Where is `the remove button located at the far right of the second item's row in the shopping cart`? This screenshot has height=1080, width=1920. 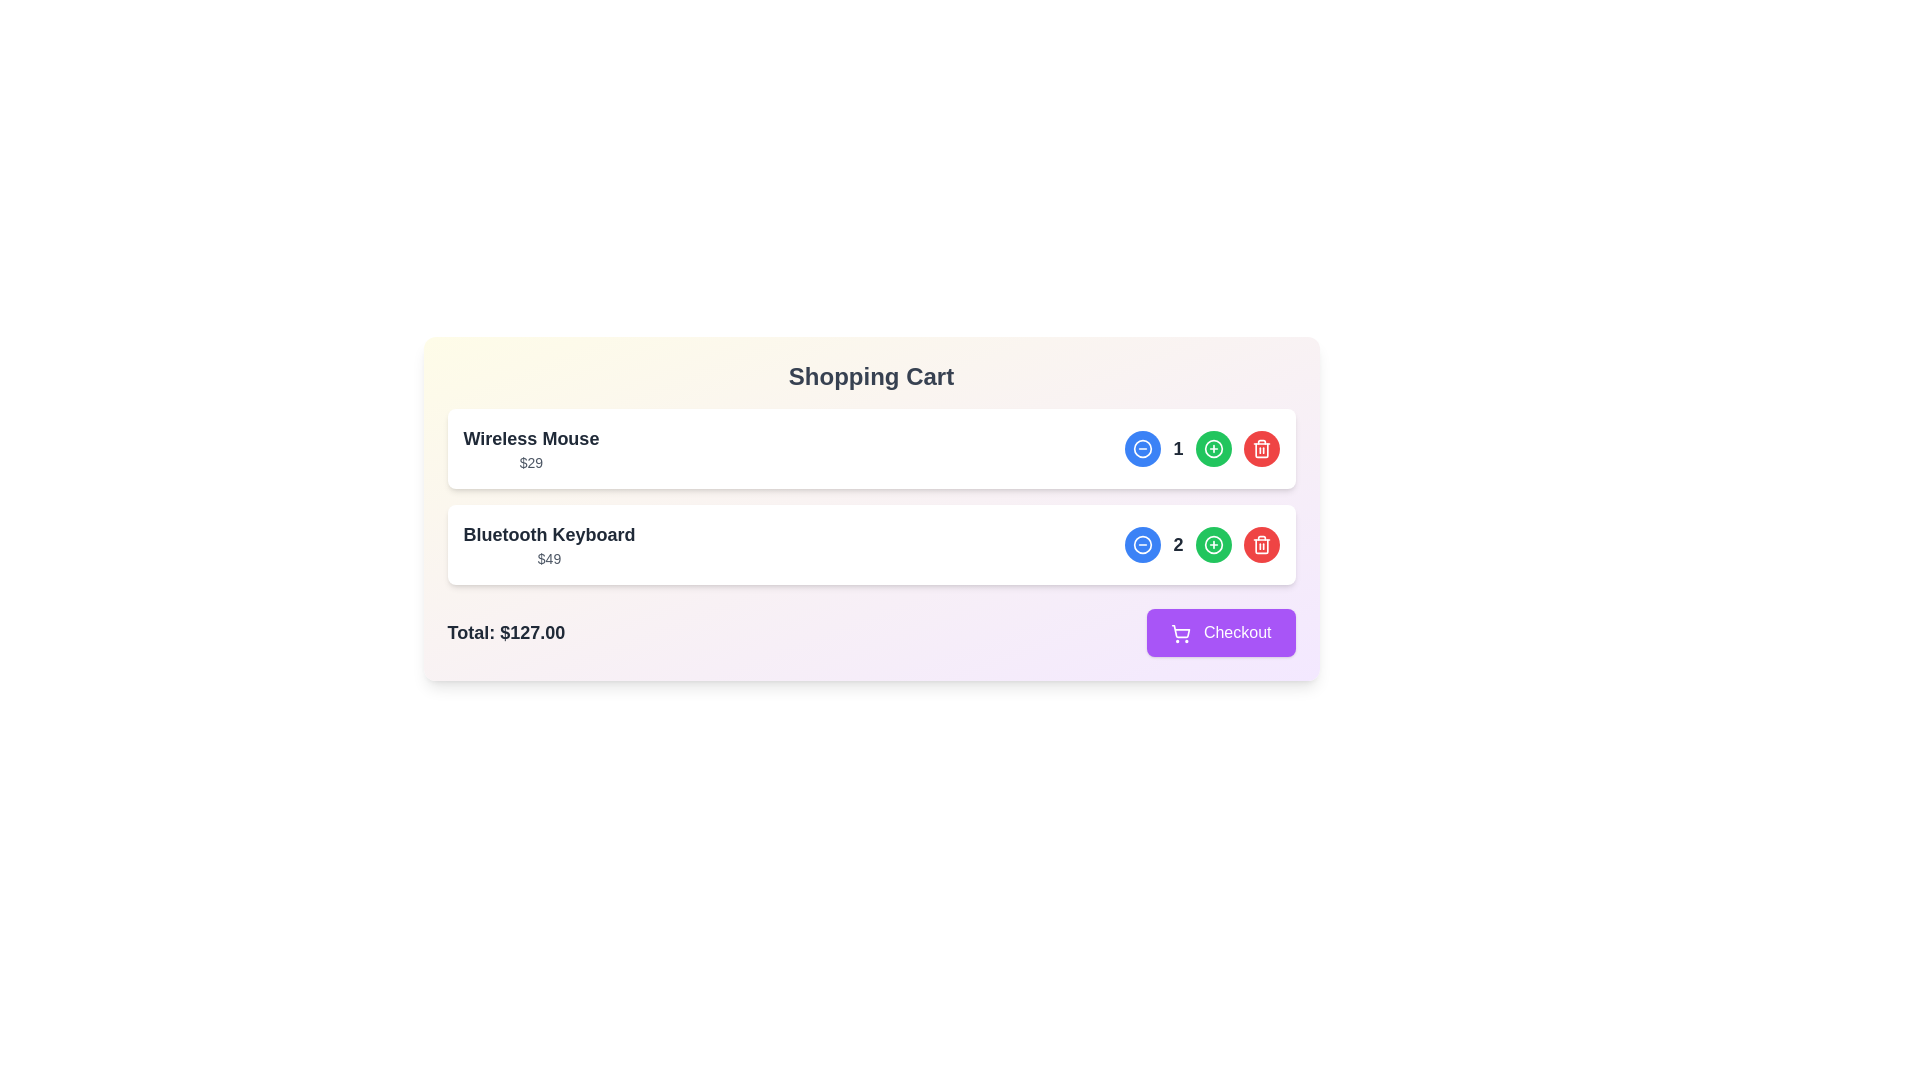
the remove button located at the far right of the second item's row in the shopping cart is located at coordinates (1260, 544).